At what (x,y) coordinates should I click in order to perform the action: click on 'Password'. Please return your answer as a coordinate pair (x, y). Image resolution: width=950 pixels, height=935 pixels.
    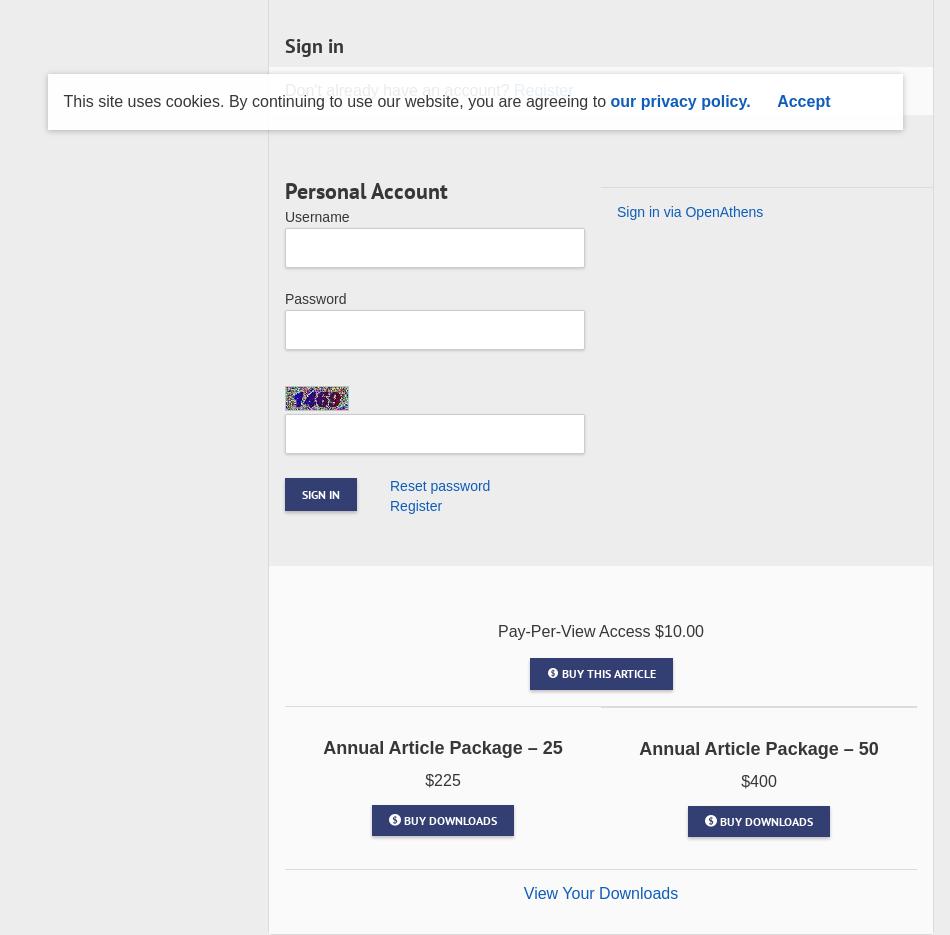
    Looking at the image, I should click on (314, 299).